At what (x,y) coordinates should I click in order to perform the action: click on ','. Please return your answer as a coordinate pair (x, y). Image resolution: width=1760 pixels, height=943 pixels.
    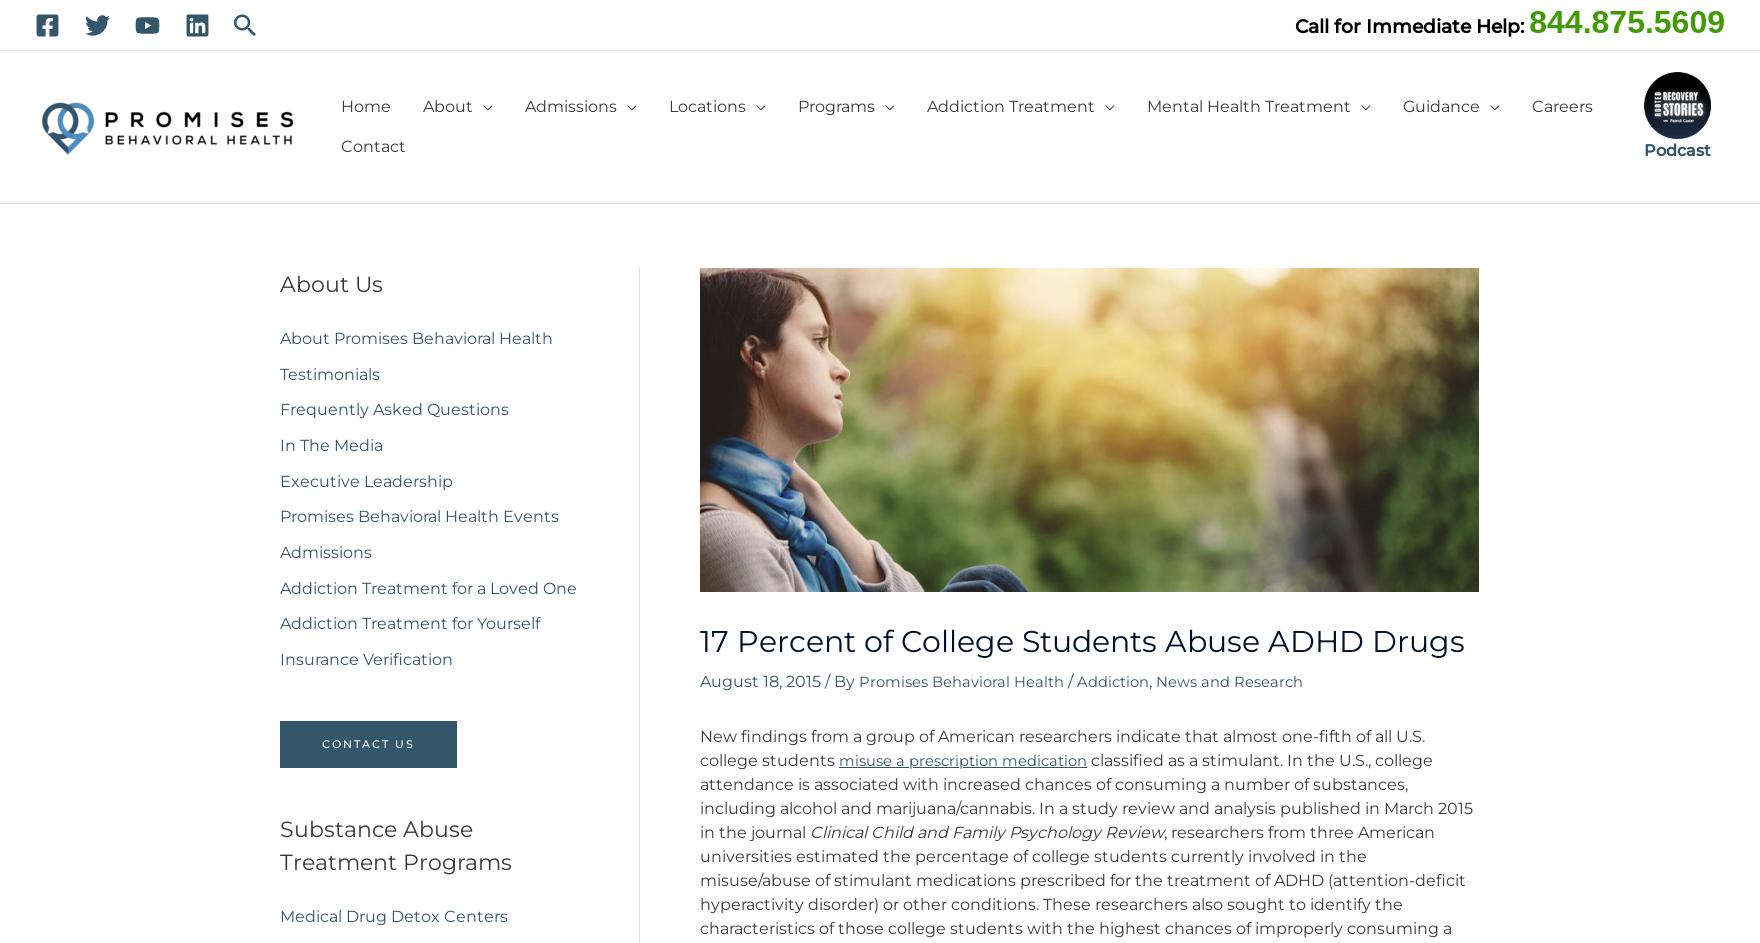
    Looking at the image, I should click on (1167, 681).